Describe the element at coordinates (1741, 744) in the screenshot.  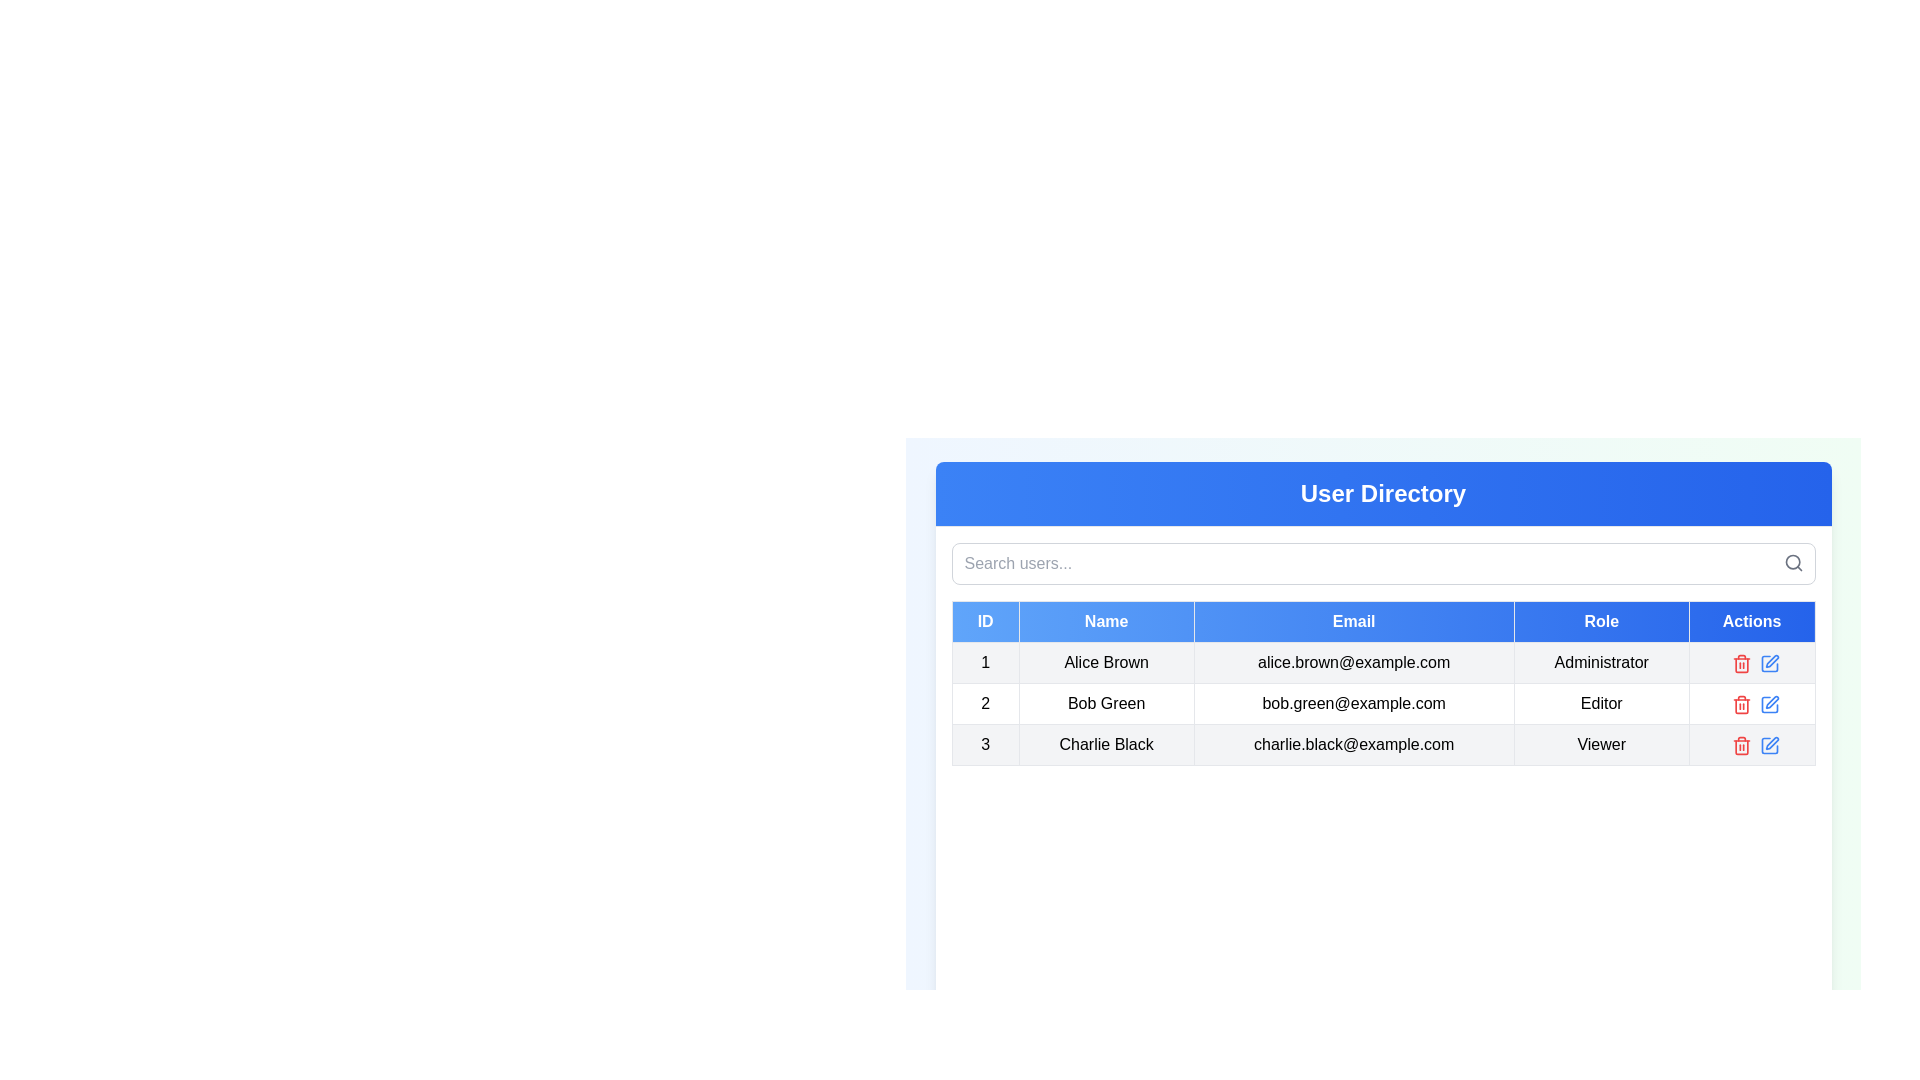
I see `the delete Icon button in the Actions column of the User Directory interface to initiate the delete action for the data entry of 'Charlie Black'` at that location.